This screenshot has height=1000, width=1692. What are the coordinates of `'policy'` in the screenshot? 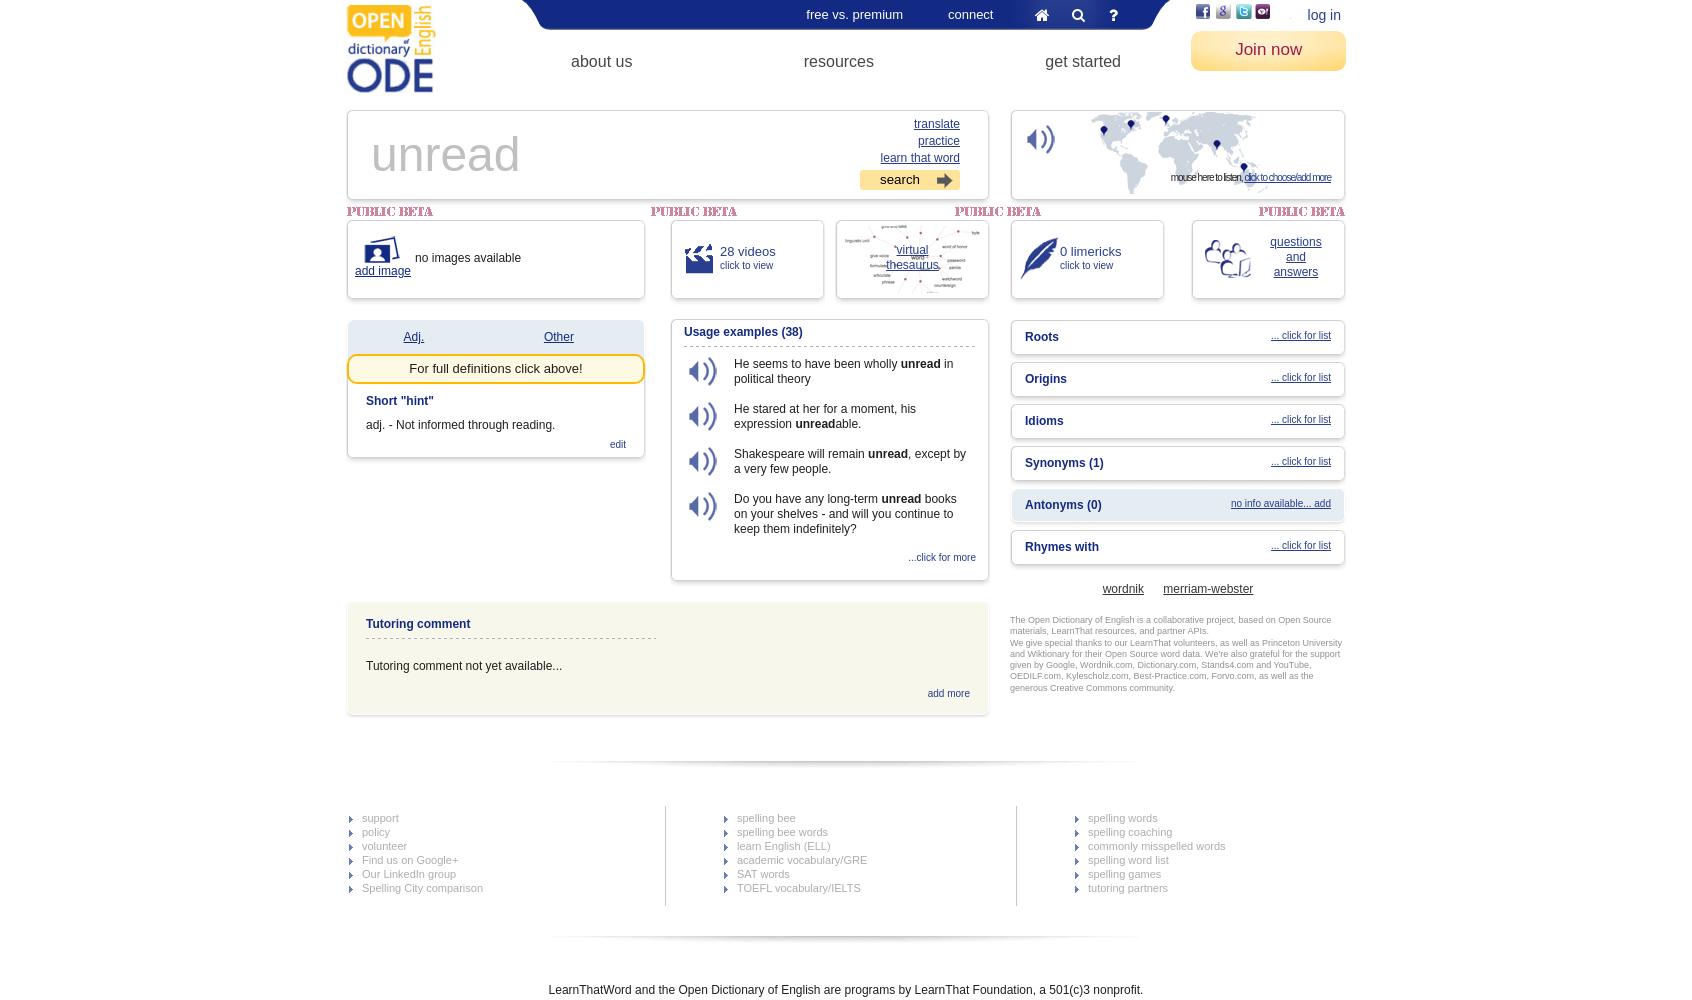 It's located at (375, 831).